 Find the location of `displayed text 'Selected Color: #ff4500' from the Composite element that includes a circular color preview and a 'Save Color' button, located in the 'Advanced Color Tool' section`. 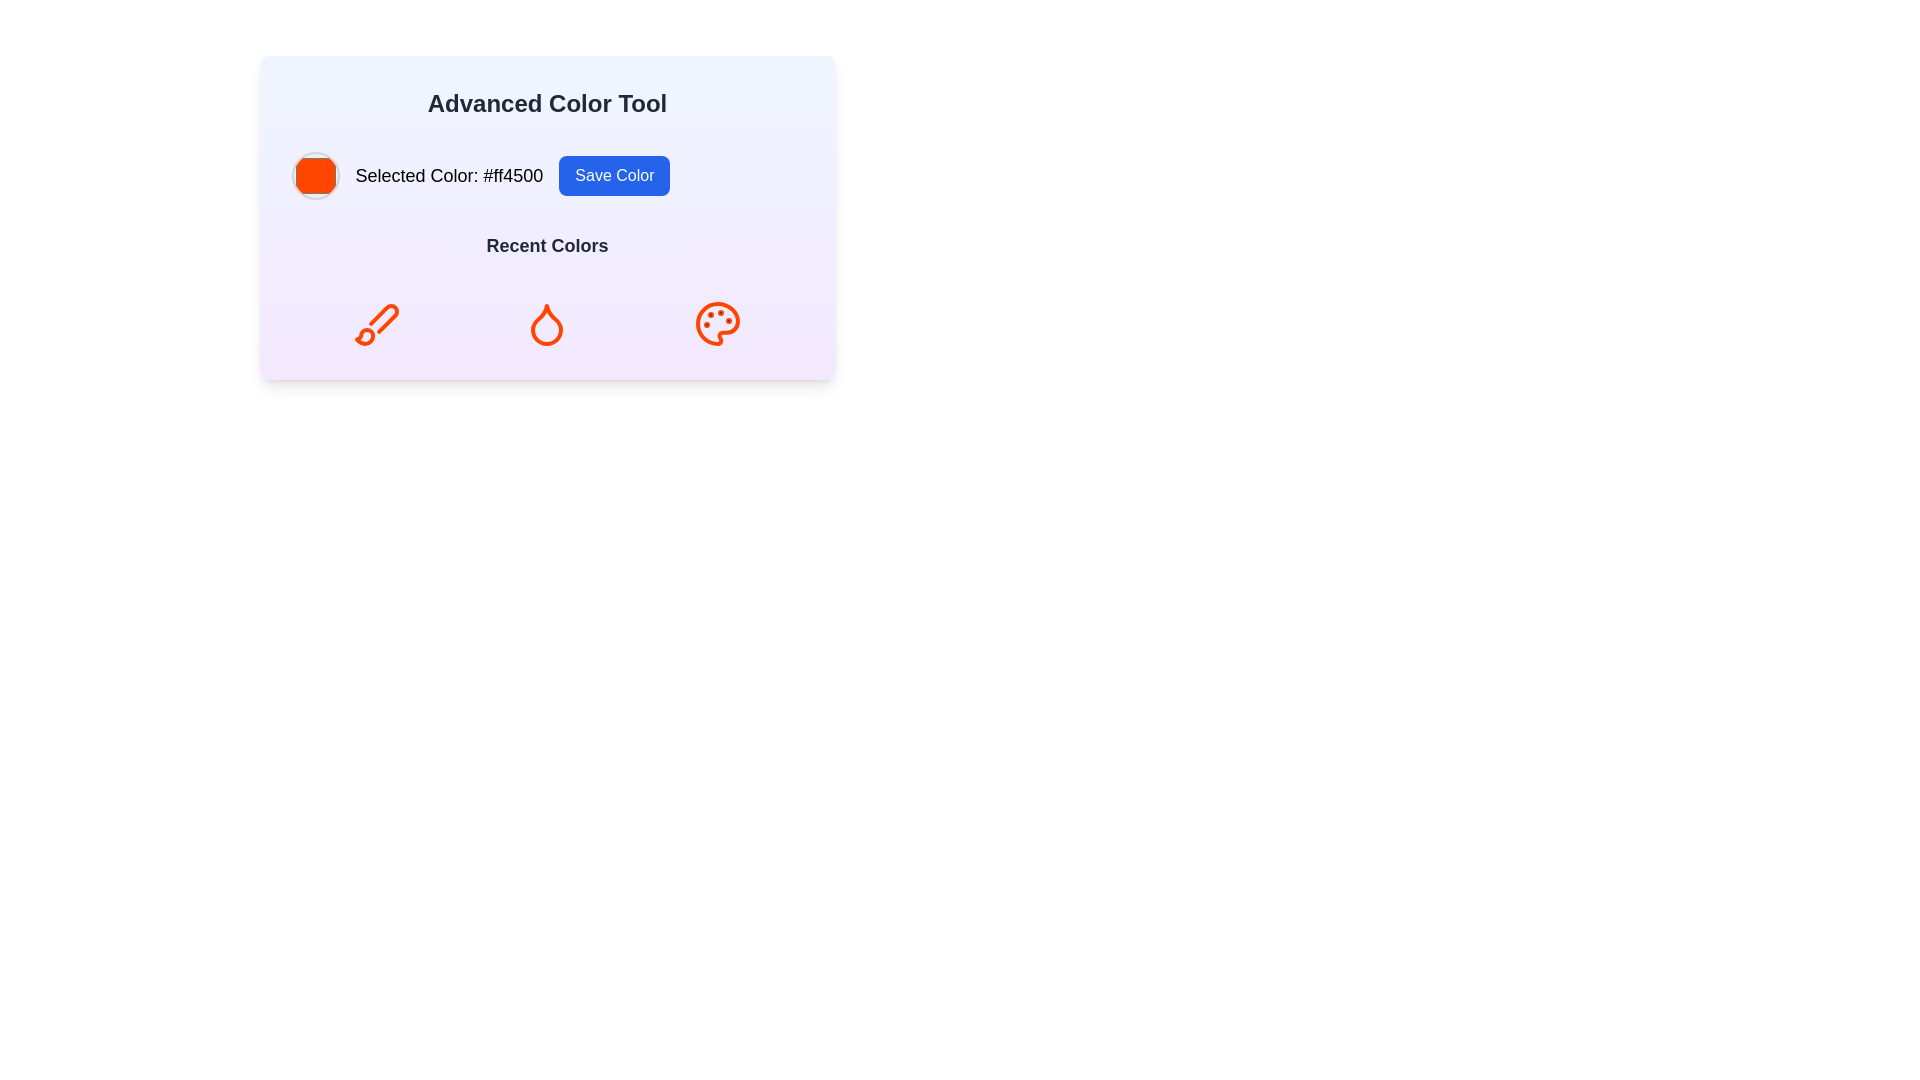

displayed text 'Selected Color: #ff4500' from the Composite element that includes a circular color preview and a 'Save Color' button, located in the 'Advanced Color Tool' section is located at coordinates (547, 175).